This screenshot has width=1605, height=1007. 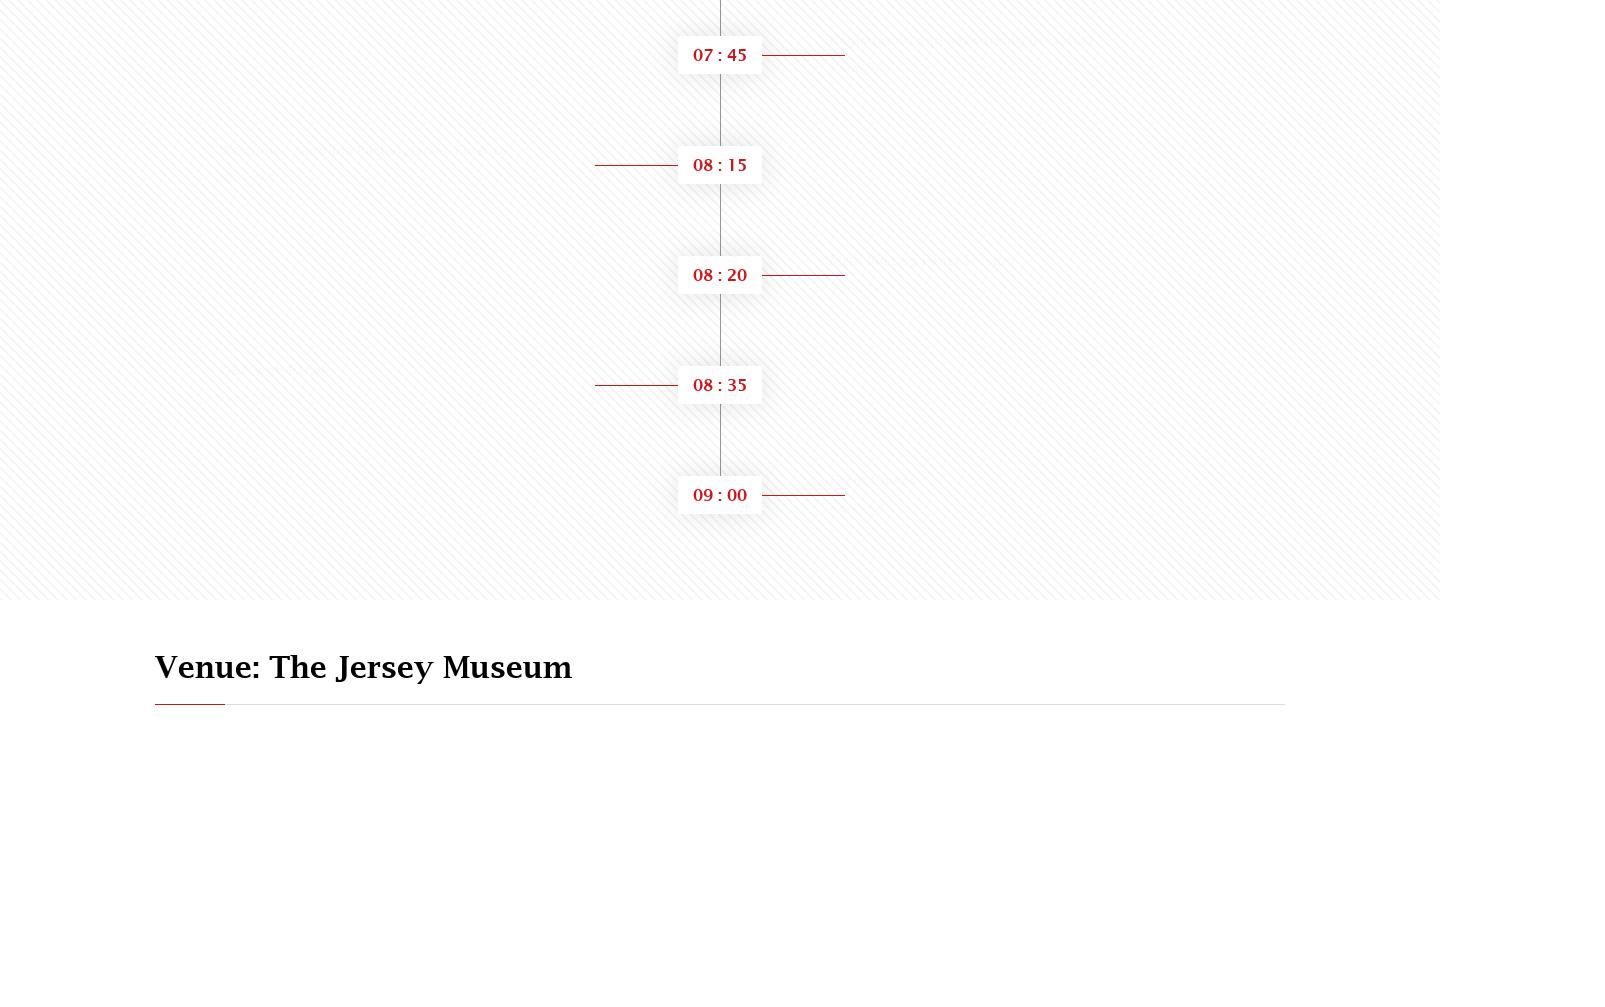 What do you see at coordinates (921, 259) in the screenshot?
I see `'Myth Busting Panel Session'` at bounding box center [921, 259].